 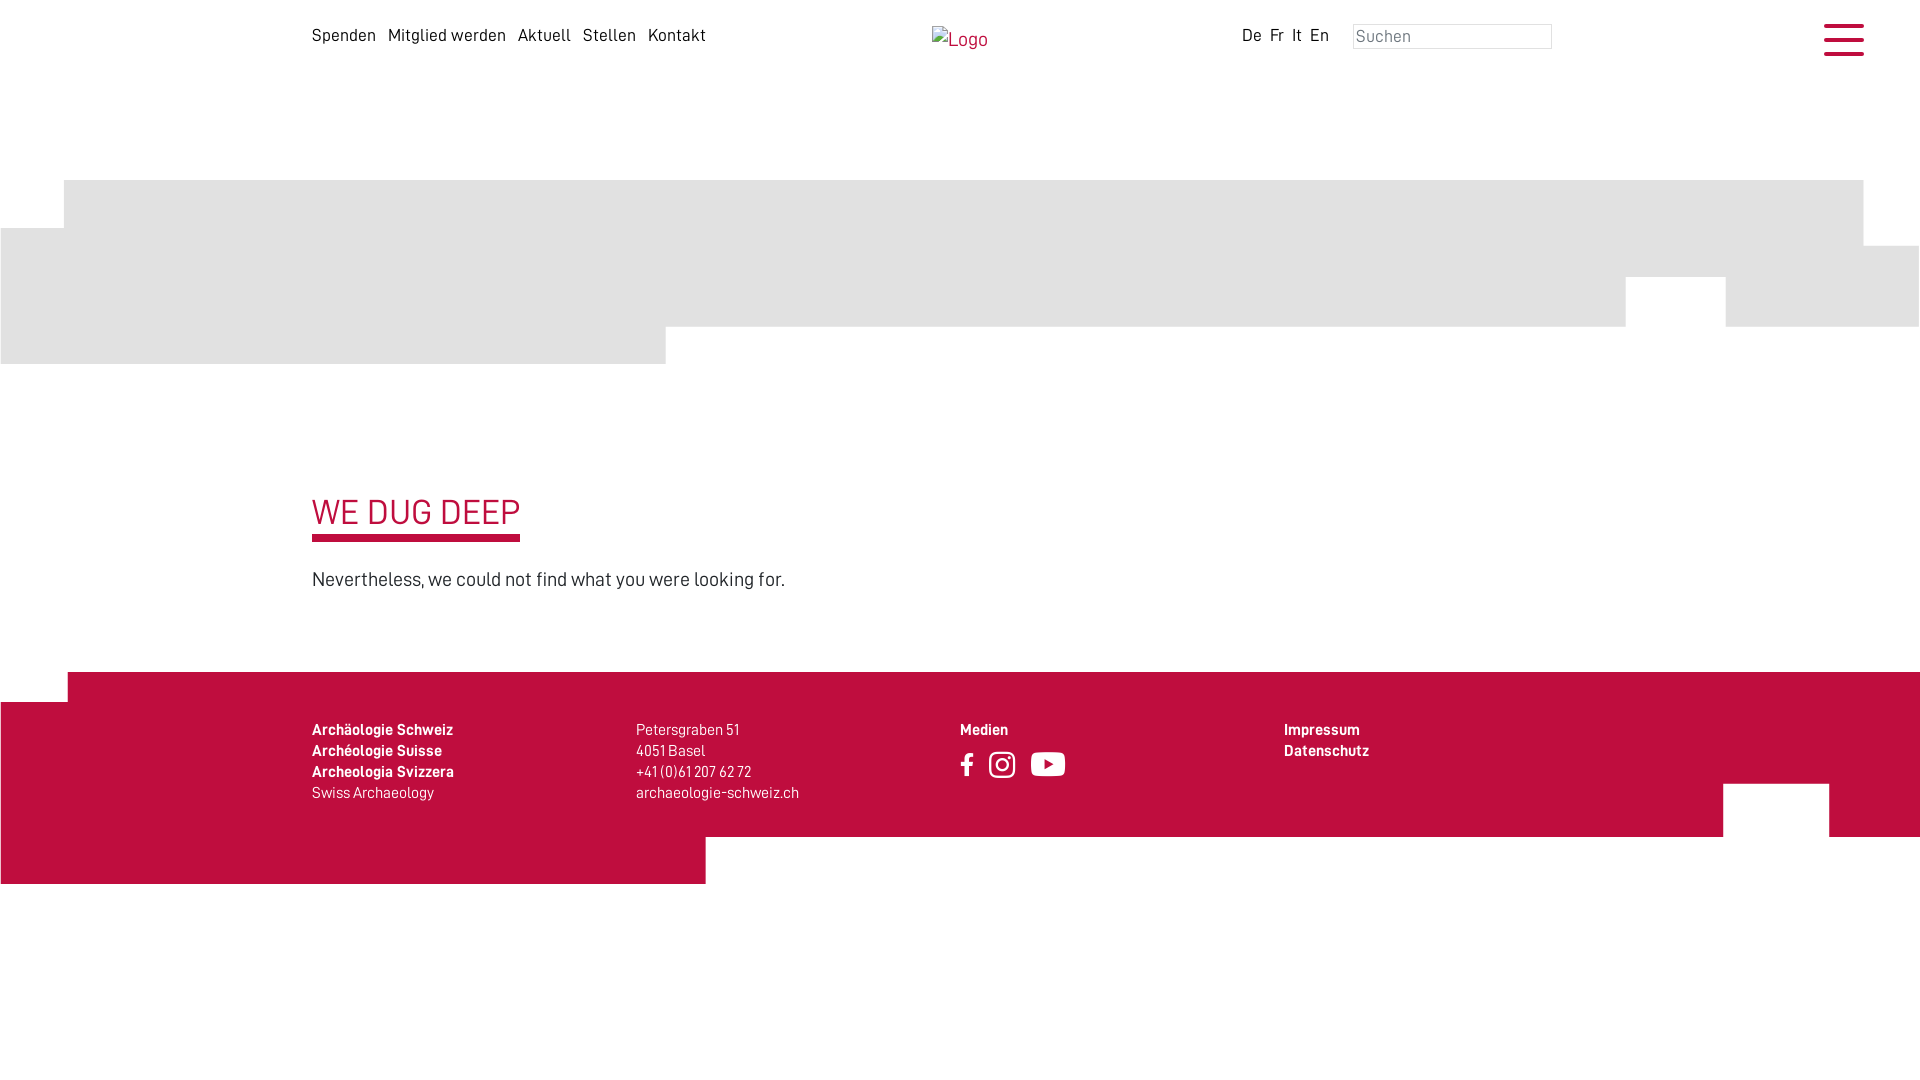 I want to click on 'Kontakt', so click(x=676, y=34).